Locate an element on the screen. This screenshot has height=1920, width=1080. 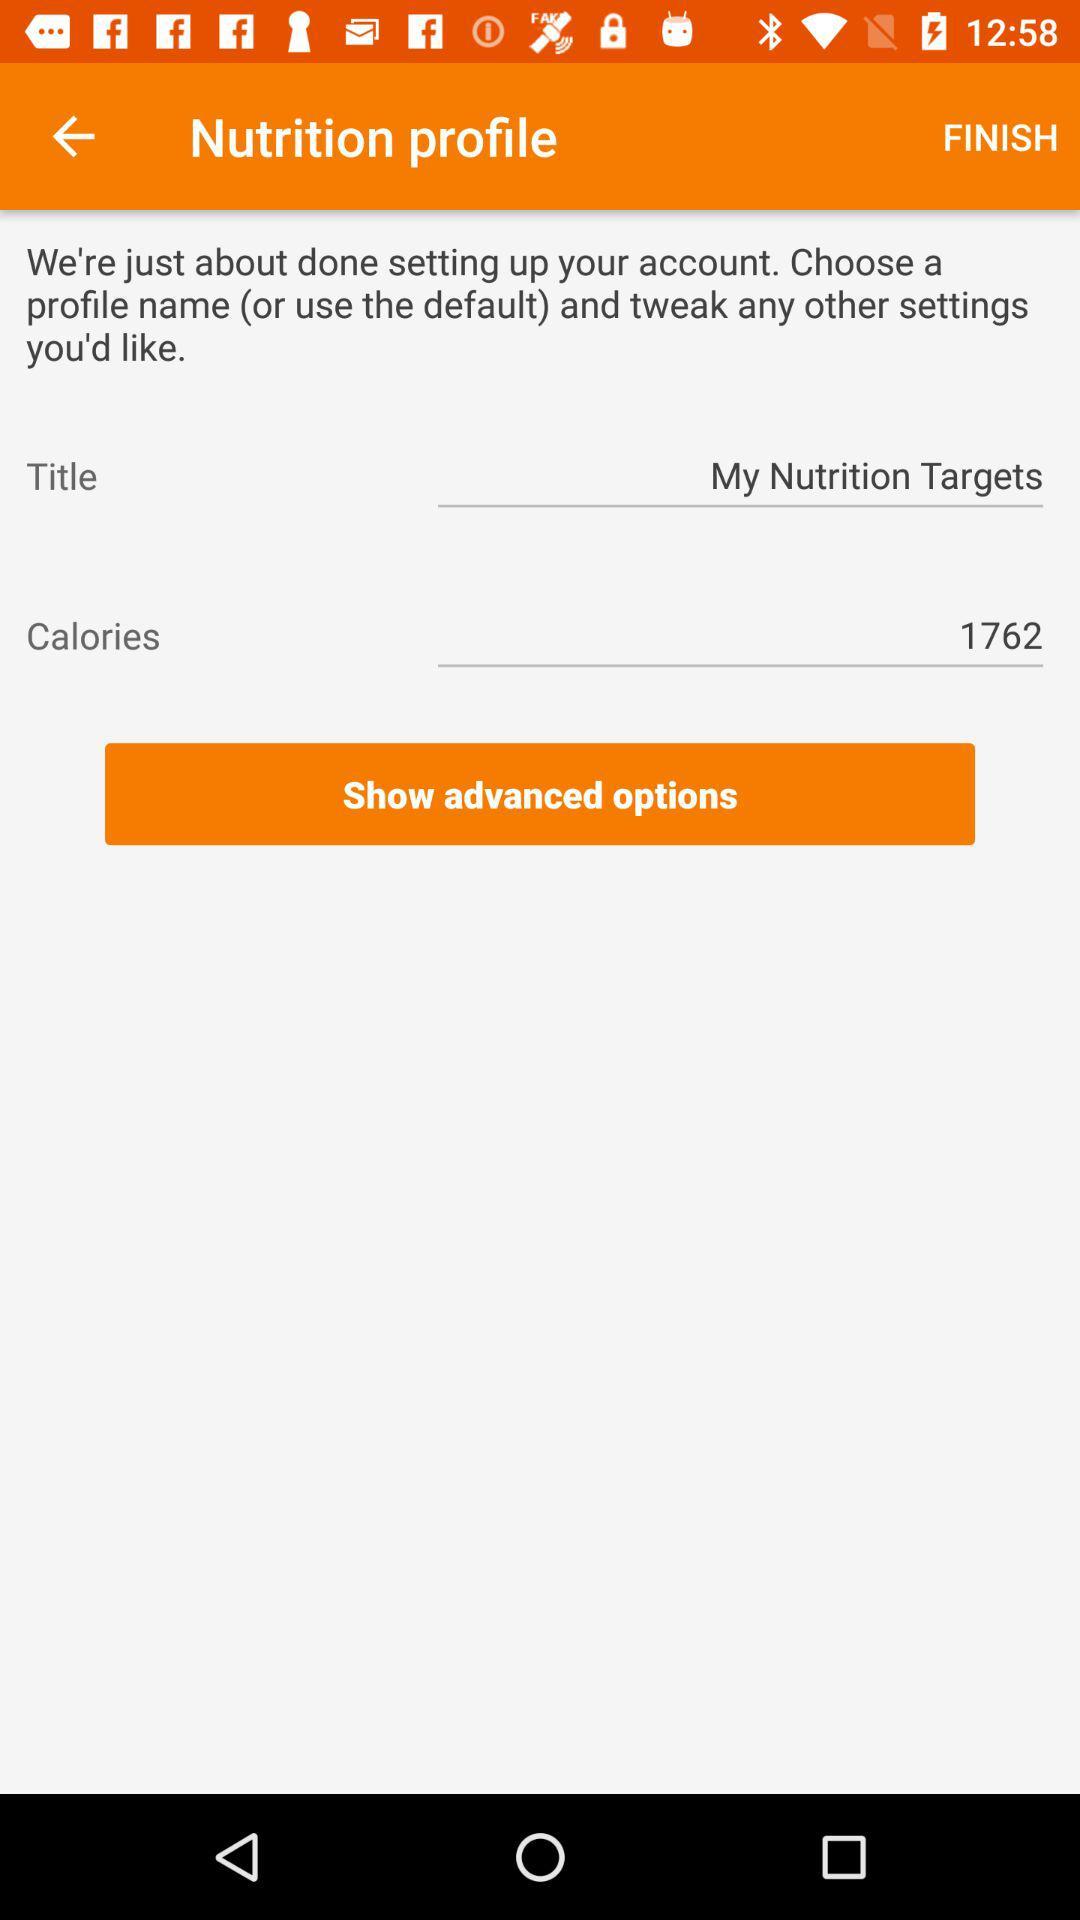
icon to the left of nutrition profile icon is located at coordinates (72, 135).